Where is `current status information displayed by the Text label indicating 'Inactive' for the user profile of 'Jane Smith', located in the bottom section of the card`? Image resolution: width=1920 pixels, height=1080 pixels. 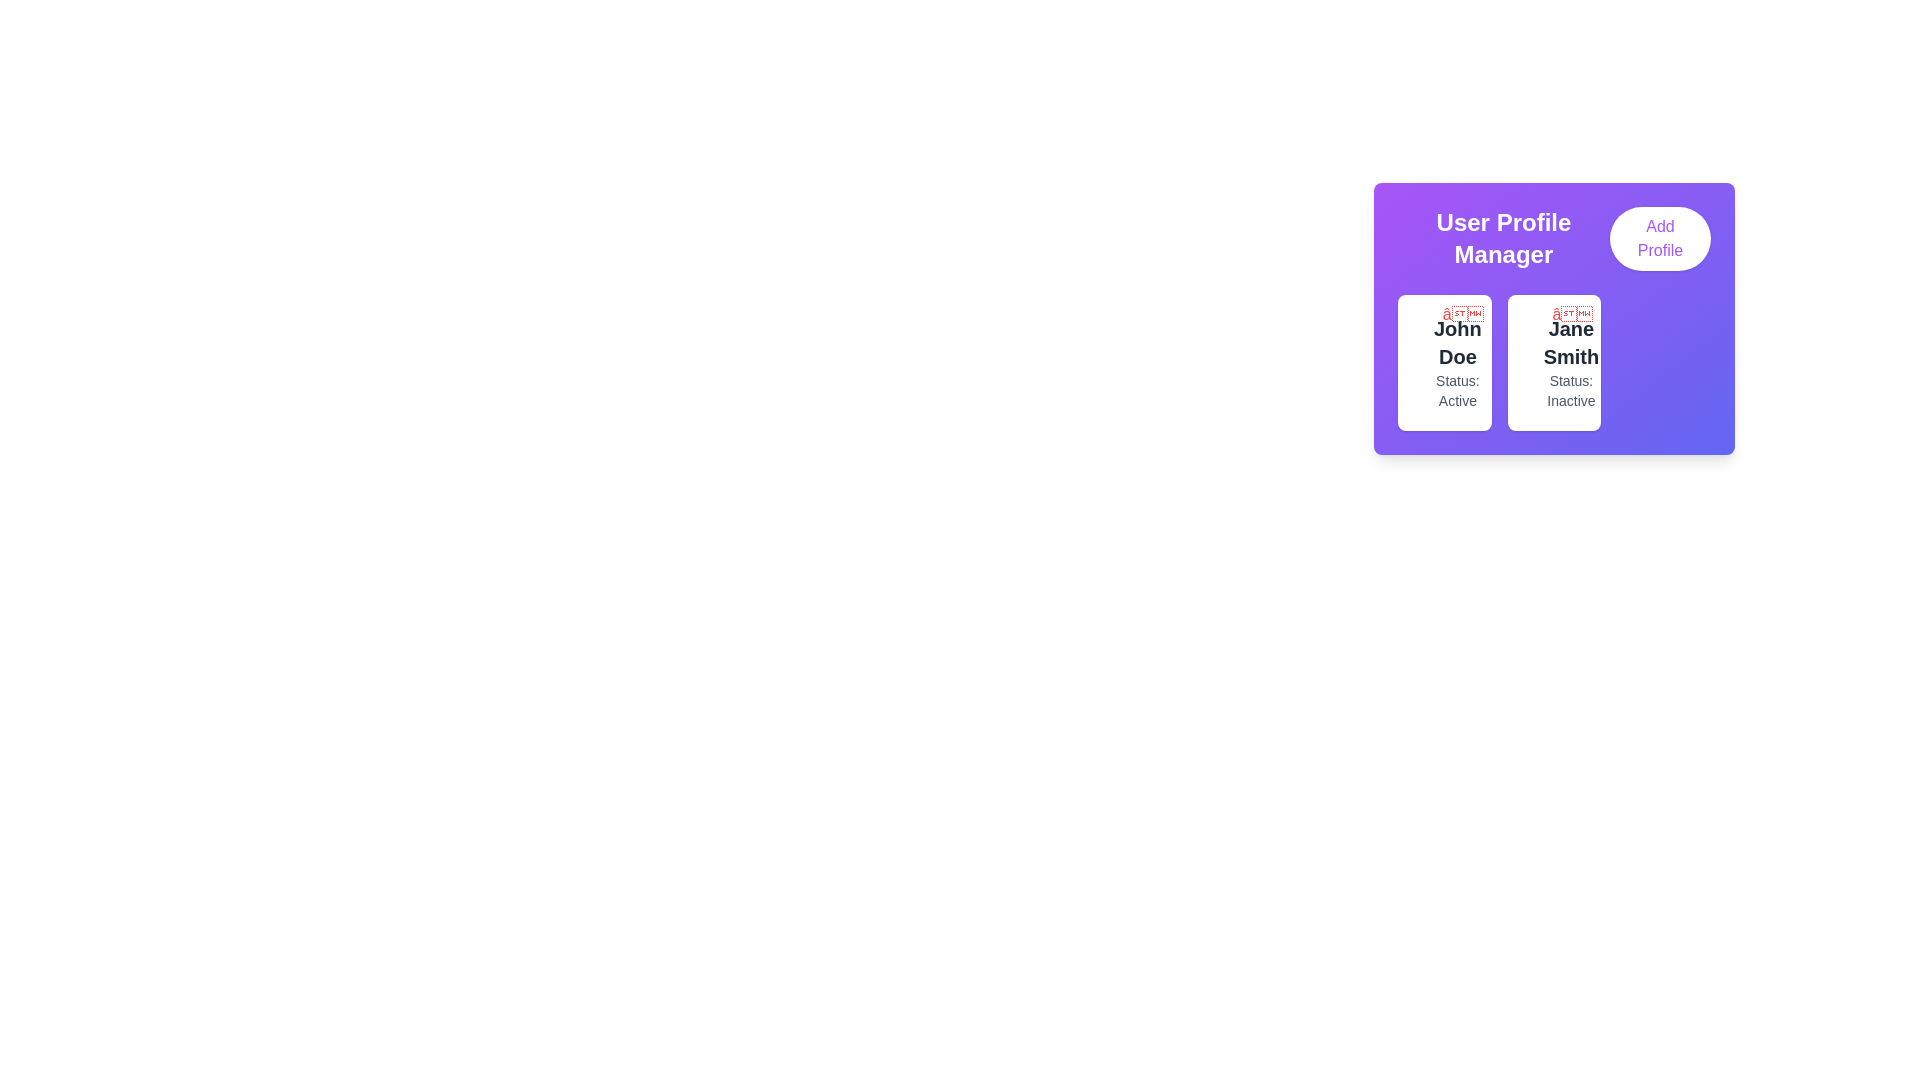 current status information displayed by the Text label indicating 'Inactive' for the user profile of 'Jane Smith', located in the bottom section of the card is located at coordinates (1570, 390).